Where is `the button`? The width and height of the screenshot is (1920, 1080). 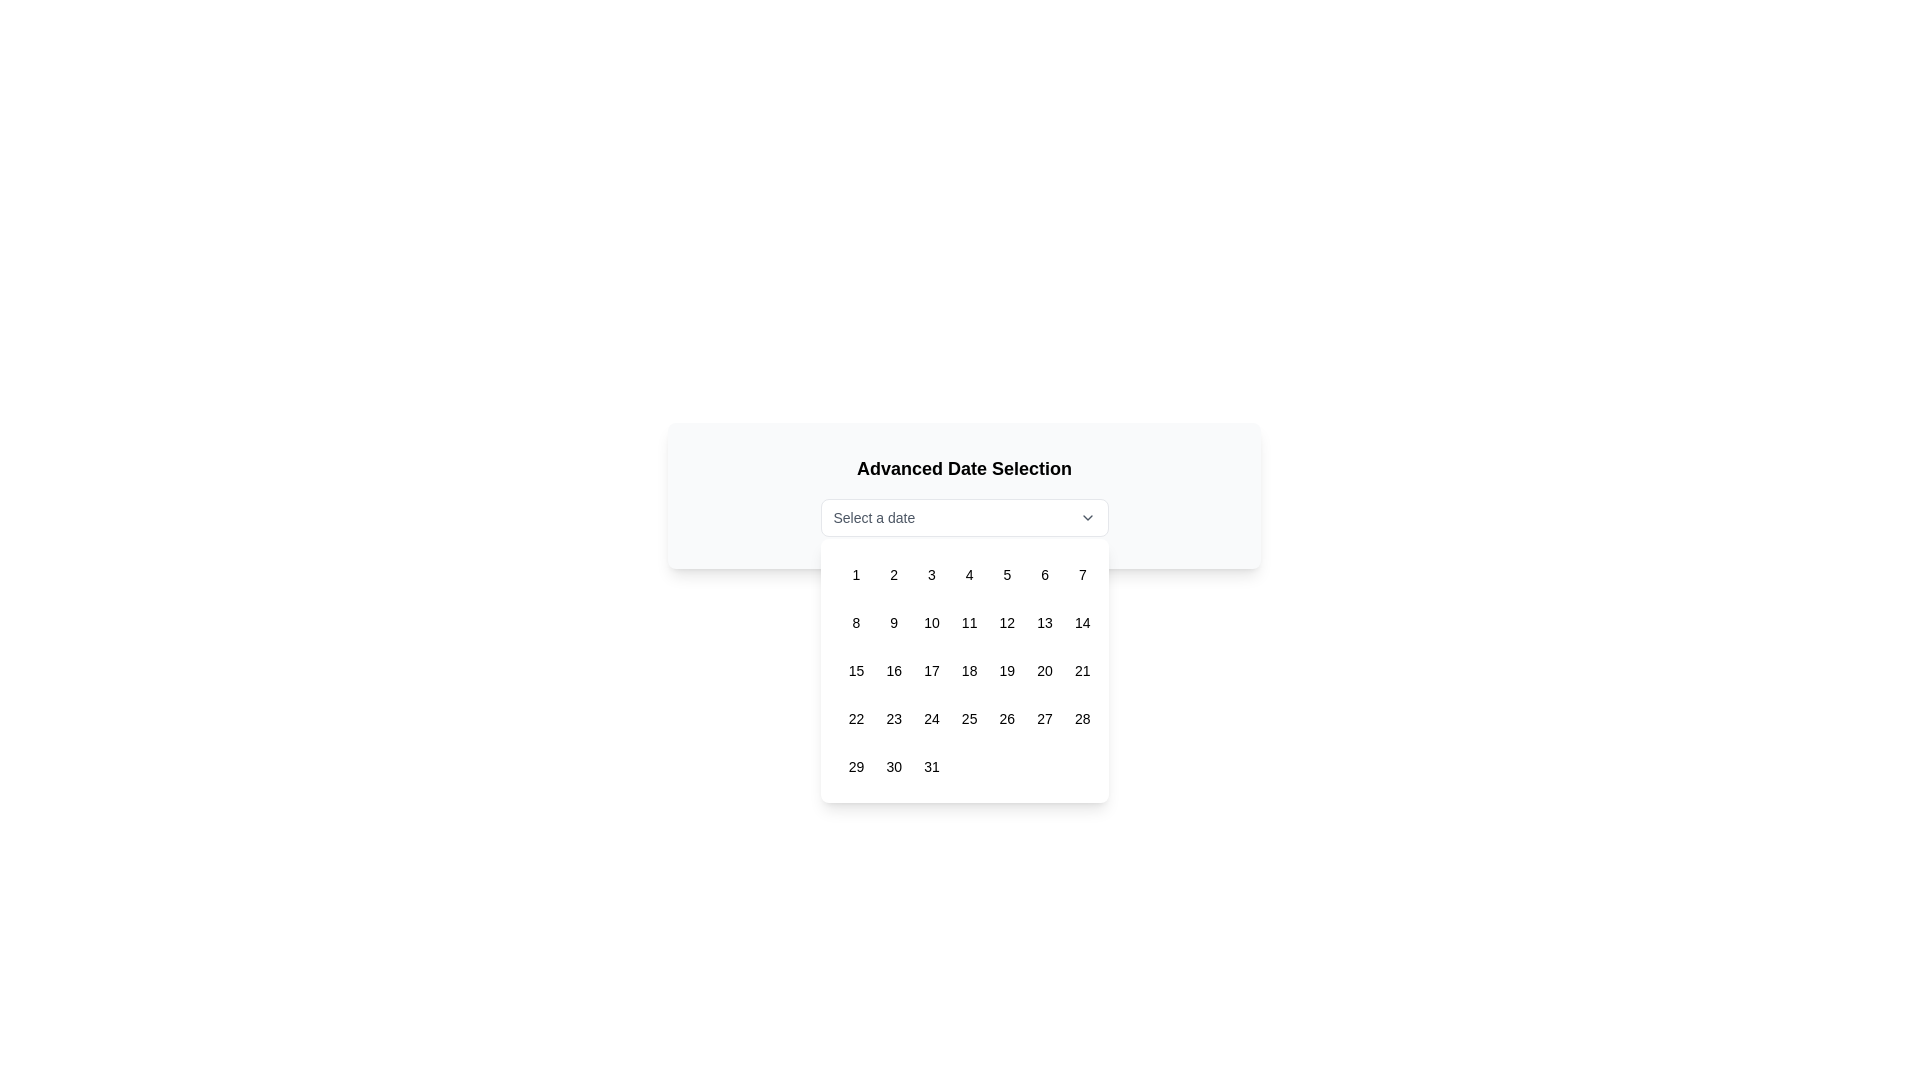 the button is located at coordinates (1081, 622).